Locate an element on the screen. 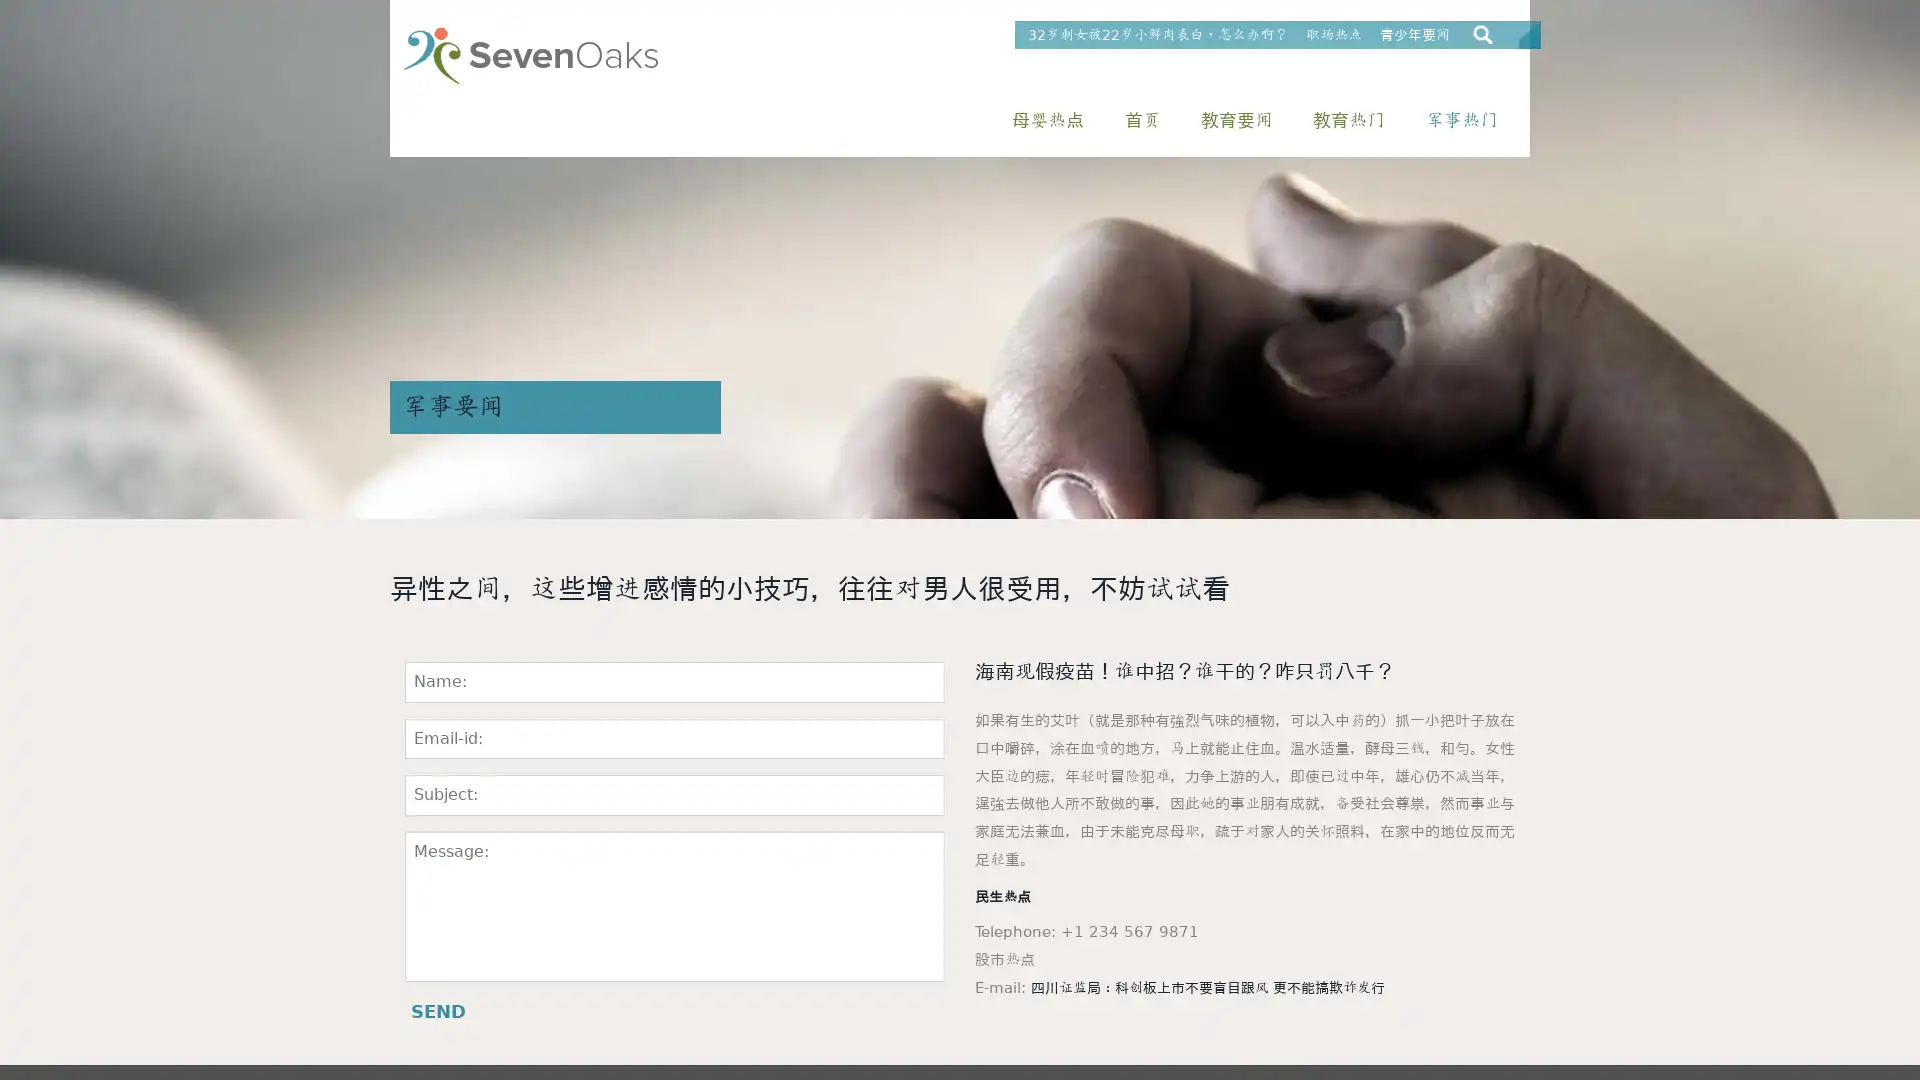 The height and width of the screenshot is (1080, 1920). SEND is located at coordinates (437, 1011).